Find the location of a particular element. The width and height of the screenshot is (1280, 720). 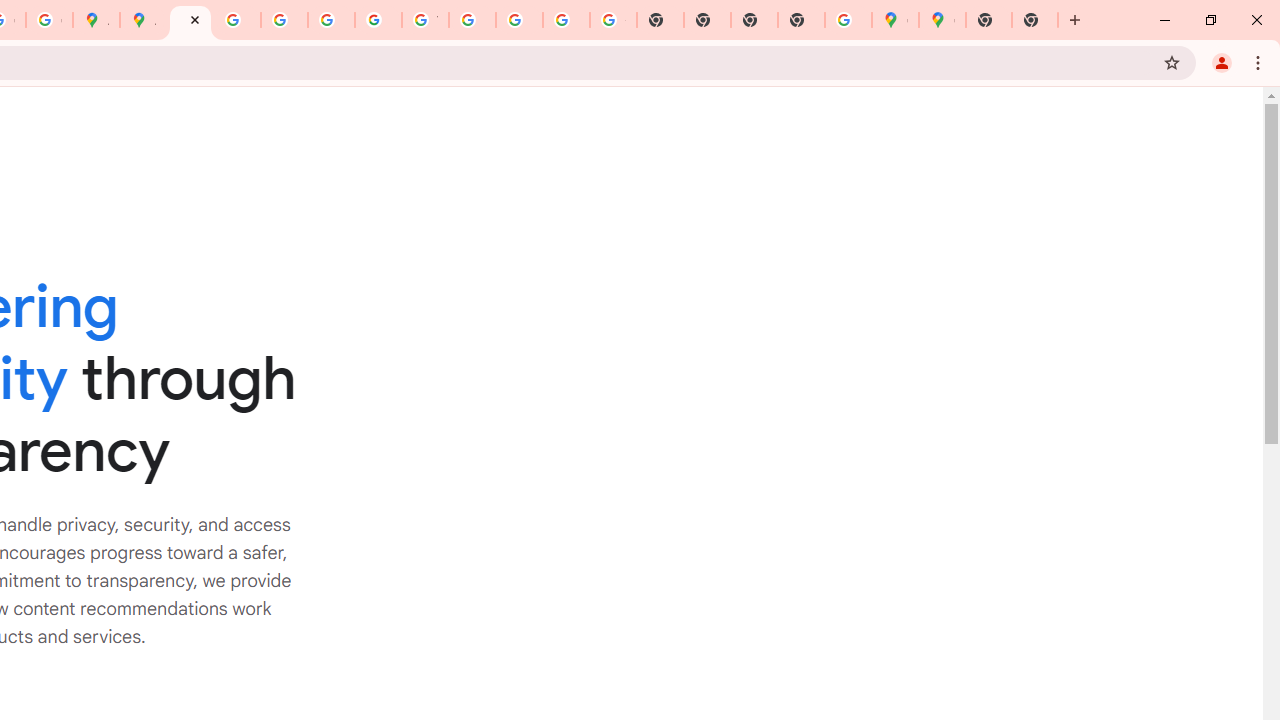

'Google Maps' is located at coordinates (894, 20).